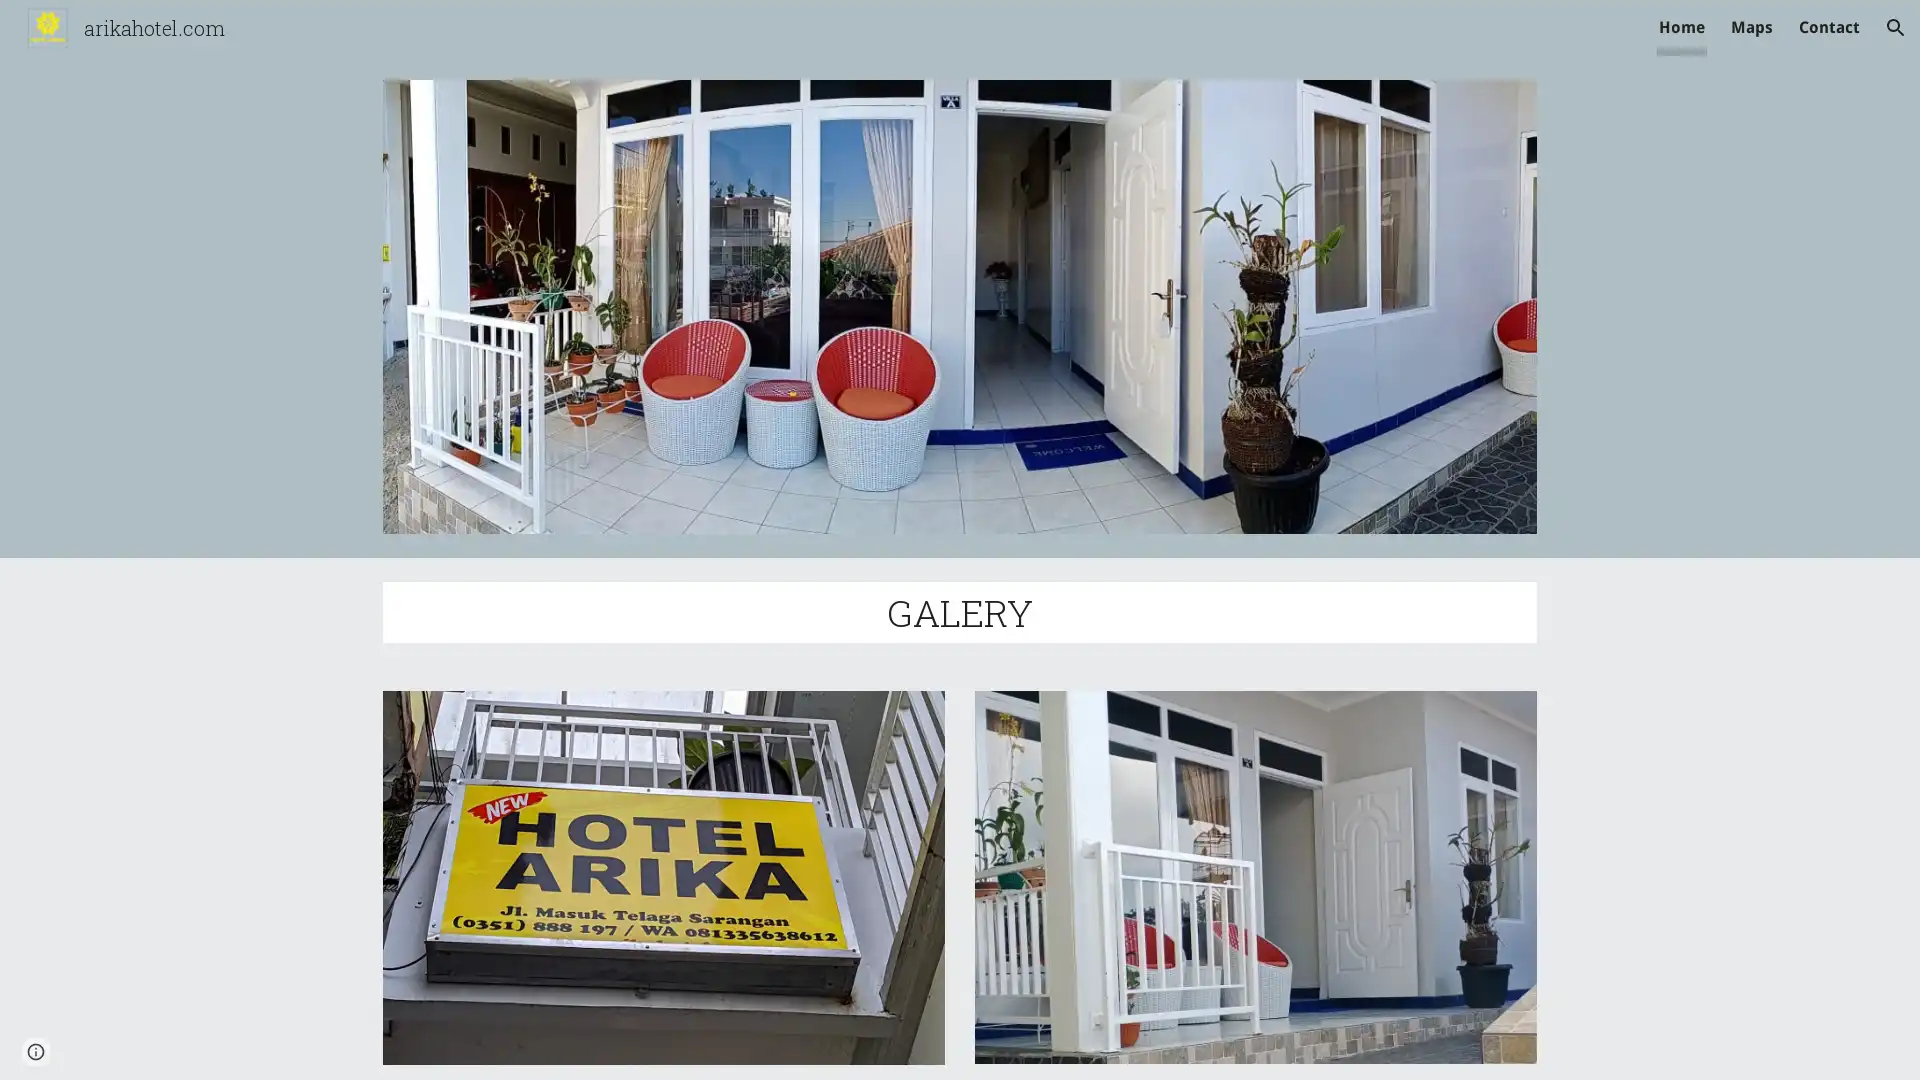 The height and width of the screenshot is (1080, 1920). What do you see at coordinates (240, 1044) in the screenshot?
I see `Report abuse` at bounding box center [240, 1044].